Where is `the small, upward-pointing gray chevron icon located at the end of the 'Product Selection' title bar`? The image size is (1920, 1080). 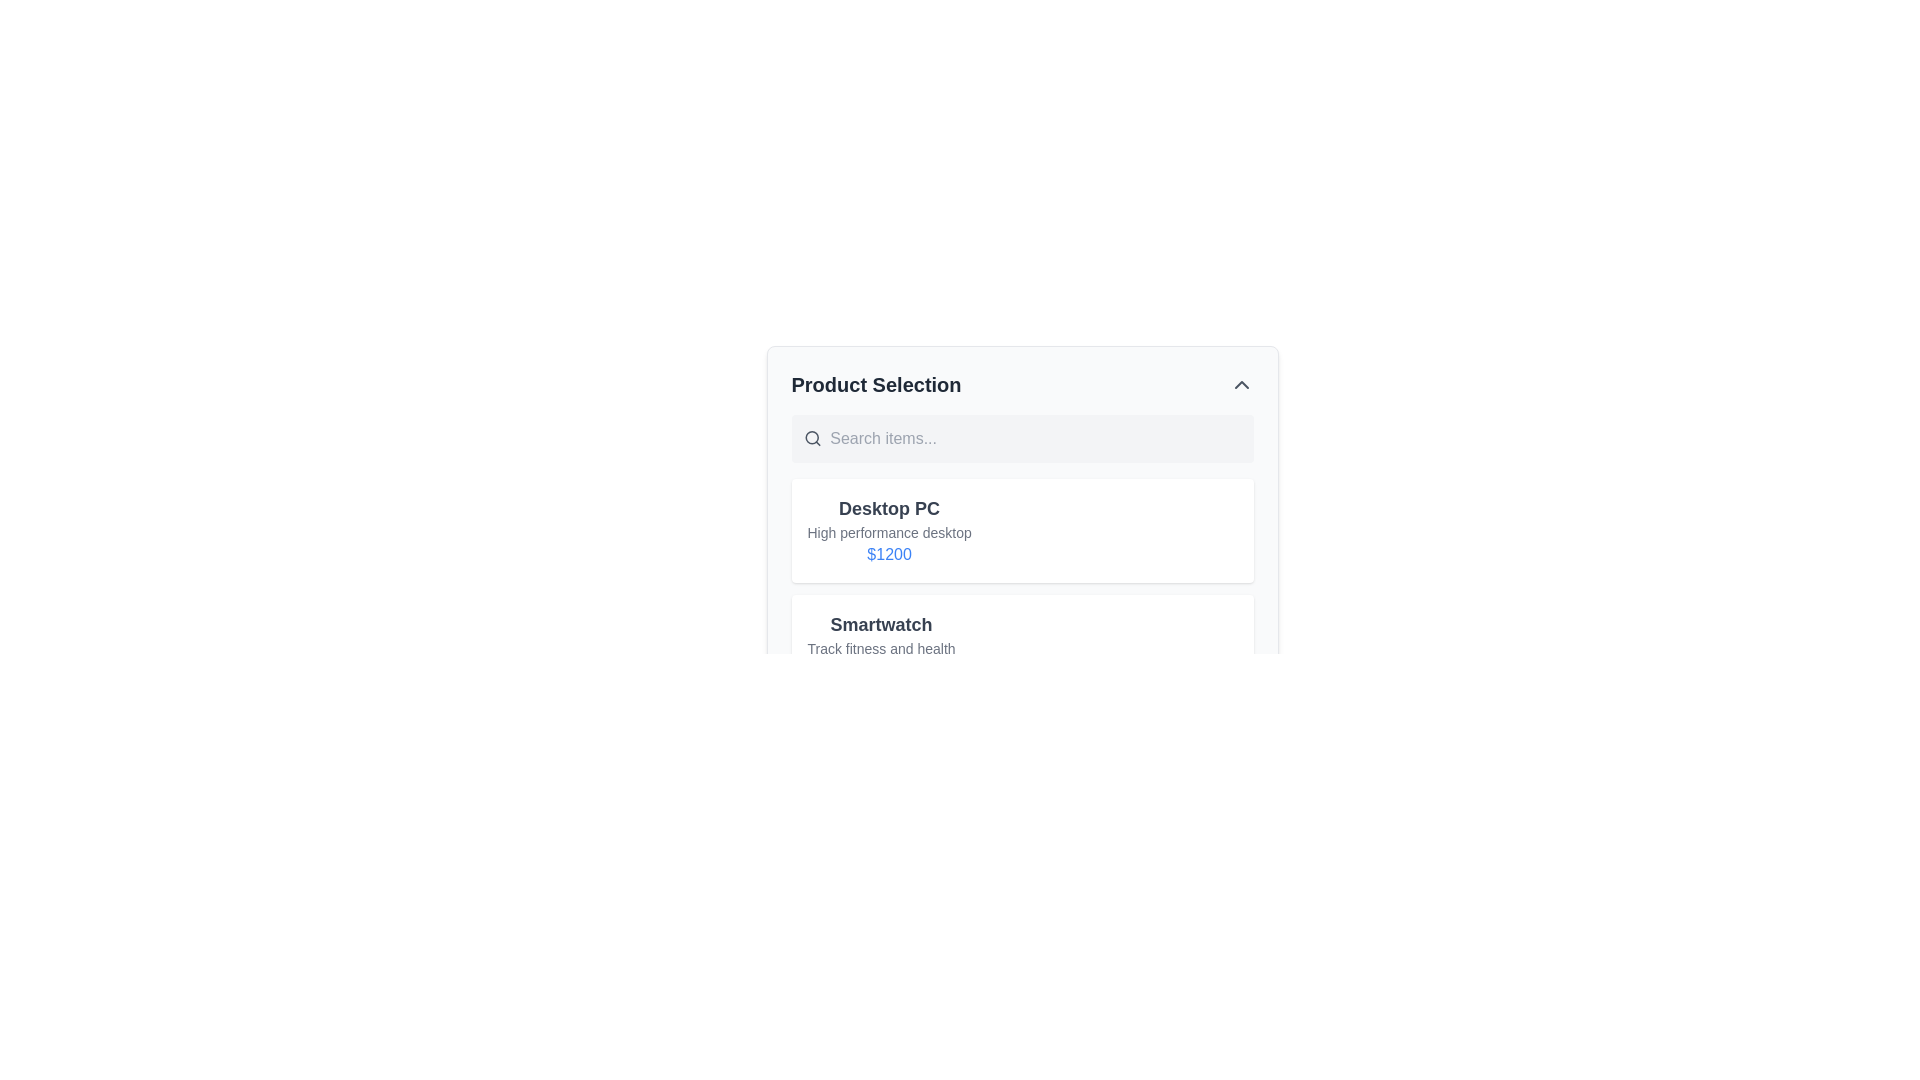
the small, upward-pointing gray chevron icon located at the end of the 'Product Selection' title bar is located at coordinates (1240, 385).